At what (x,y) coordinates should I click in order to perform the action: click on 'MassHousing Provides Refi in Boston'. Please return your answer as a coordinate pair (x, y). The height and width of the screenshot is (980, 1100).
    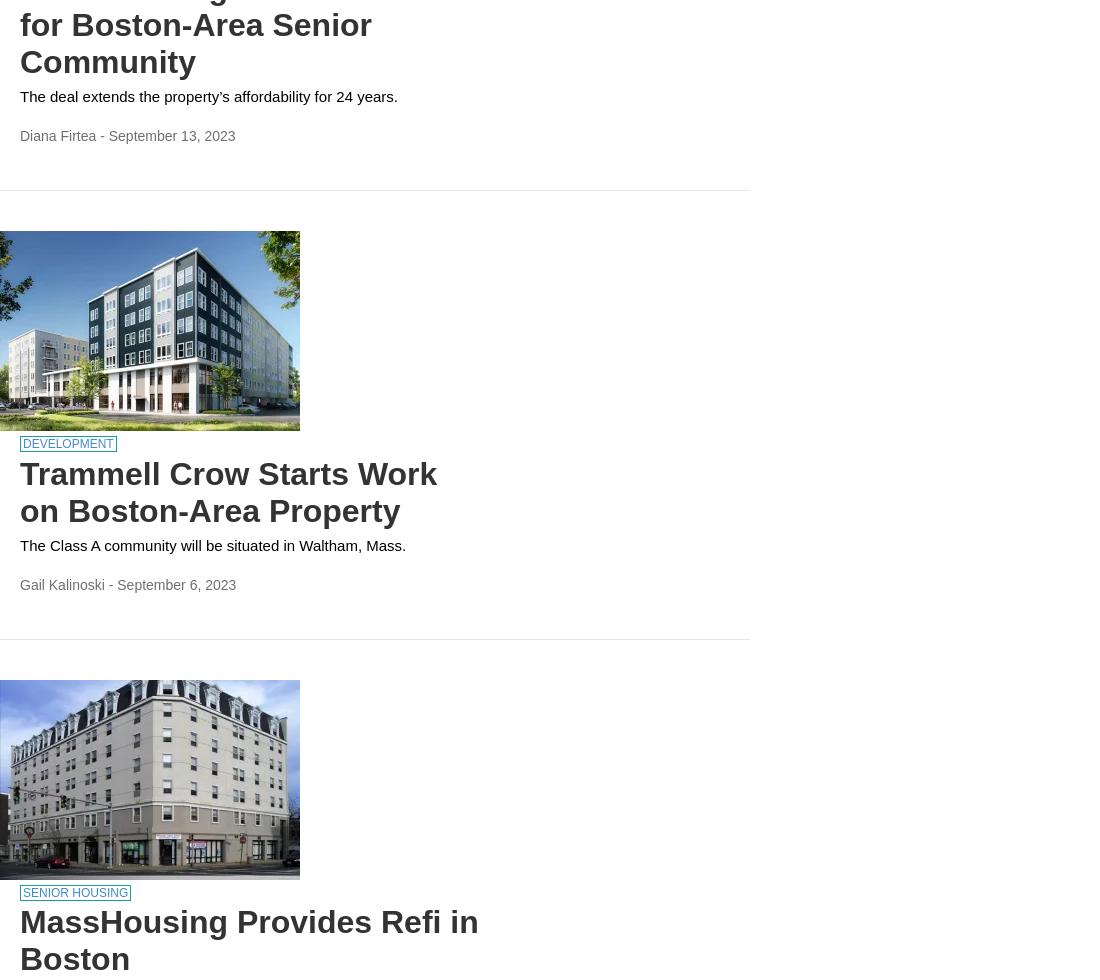
    Looking at the image, I should click on (249, 940).